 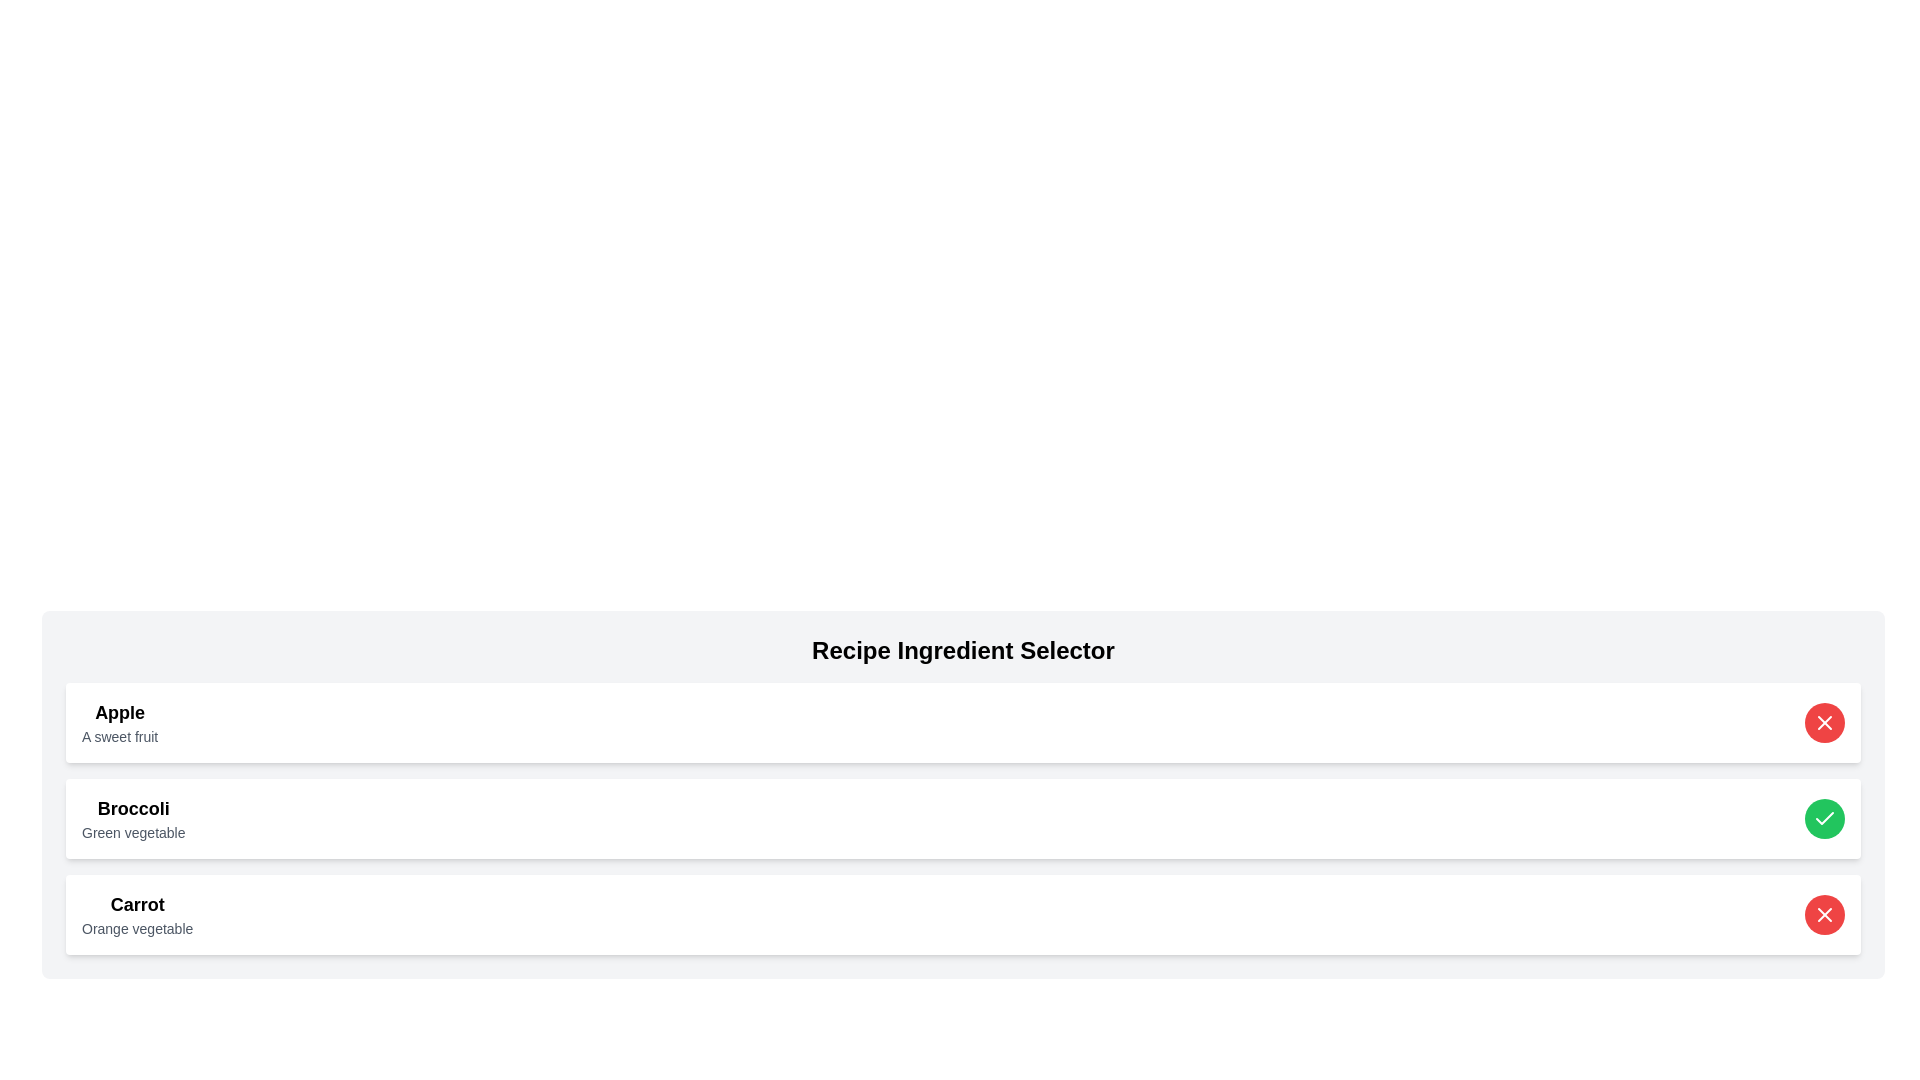 What do you see at coordinates (1824, 818) in the screenshot?
I see `the icon indicating the selected or completed state for the third row entry in the table, located to the far right of 'Carrot Orange vegetable'` at bounding box center [1824, 818].